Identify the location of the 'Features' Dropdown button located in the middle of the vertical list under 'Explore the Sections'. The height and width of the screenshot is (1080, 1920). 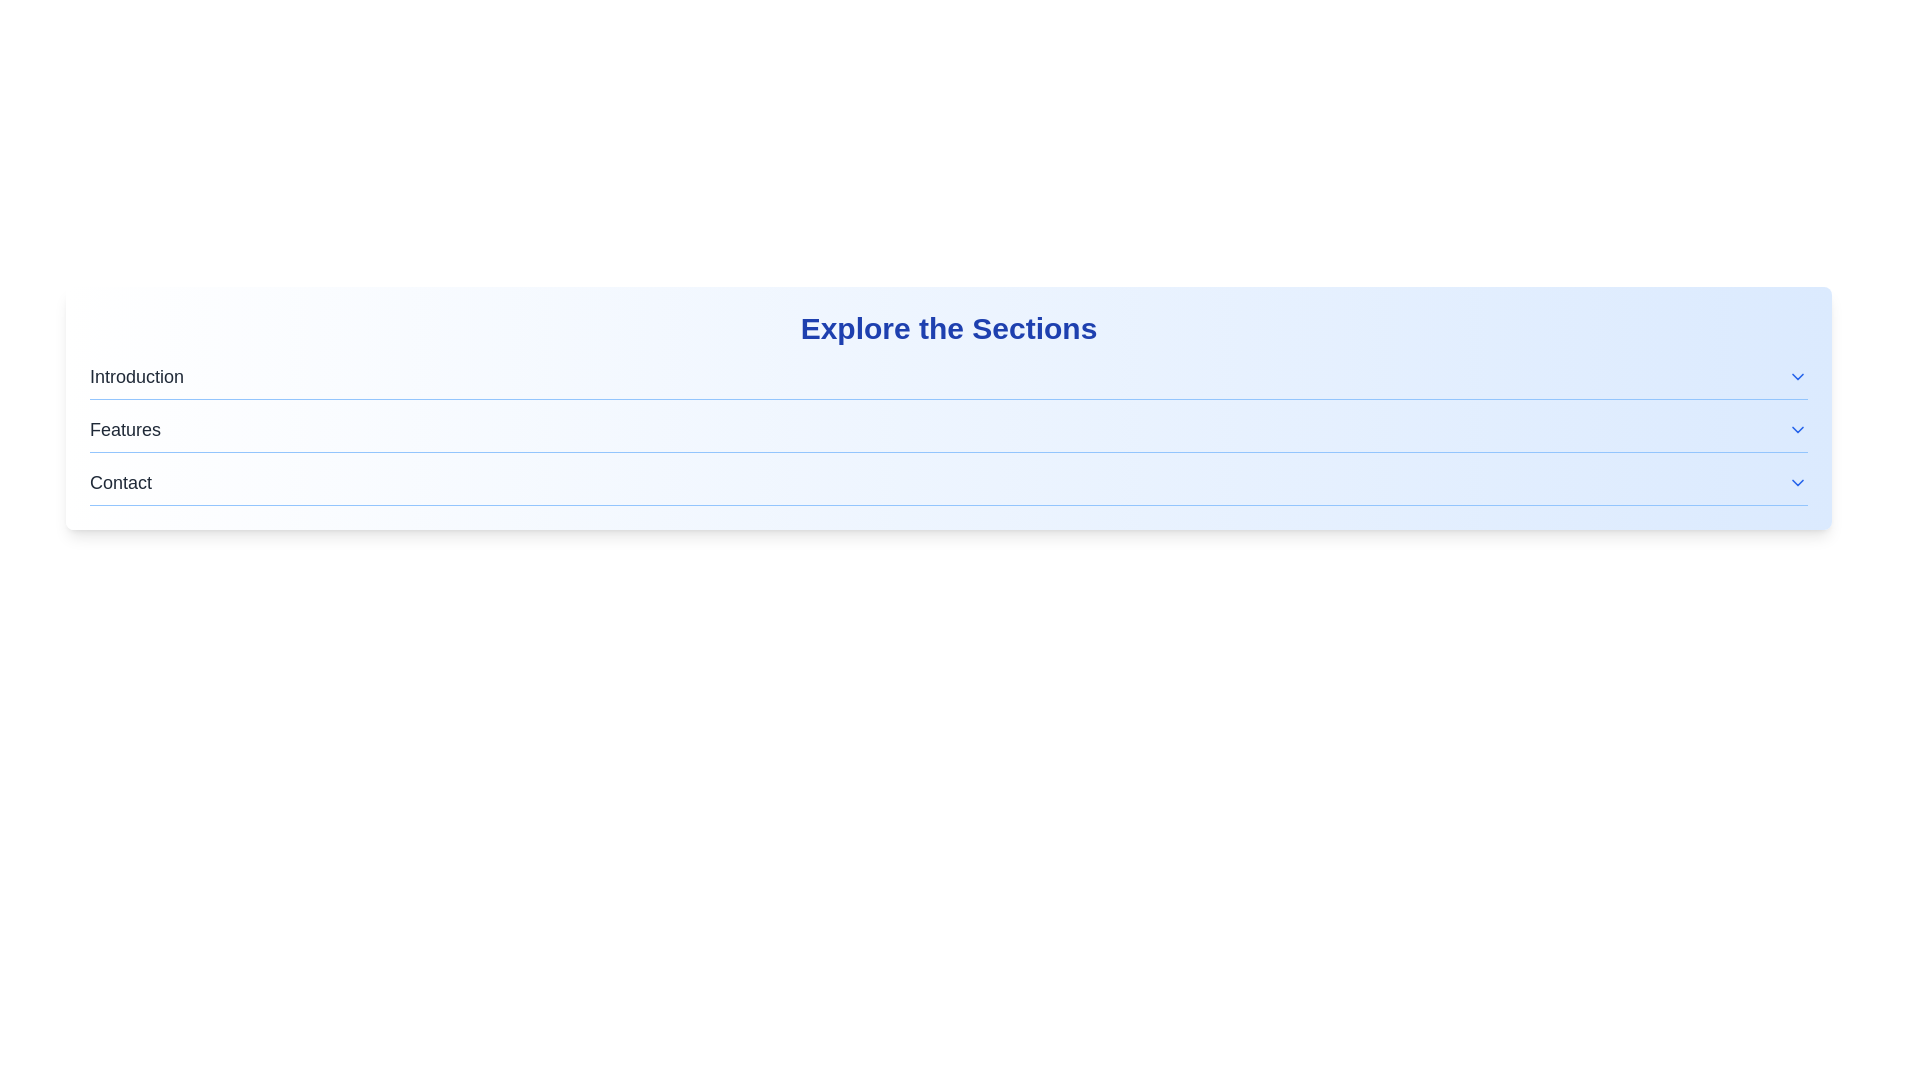
(948, 428).